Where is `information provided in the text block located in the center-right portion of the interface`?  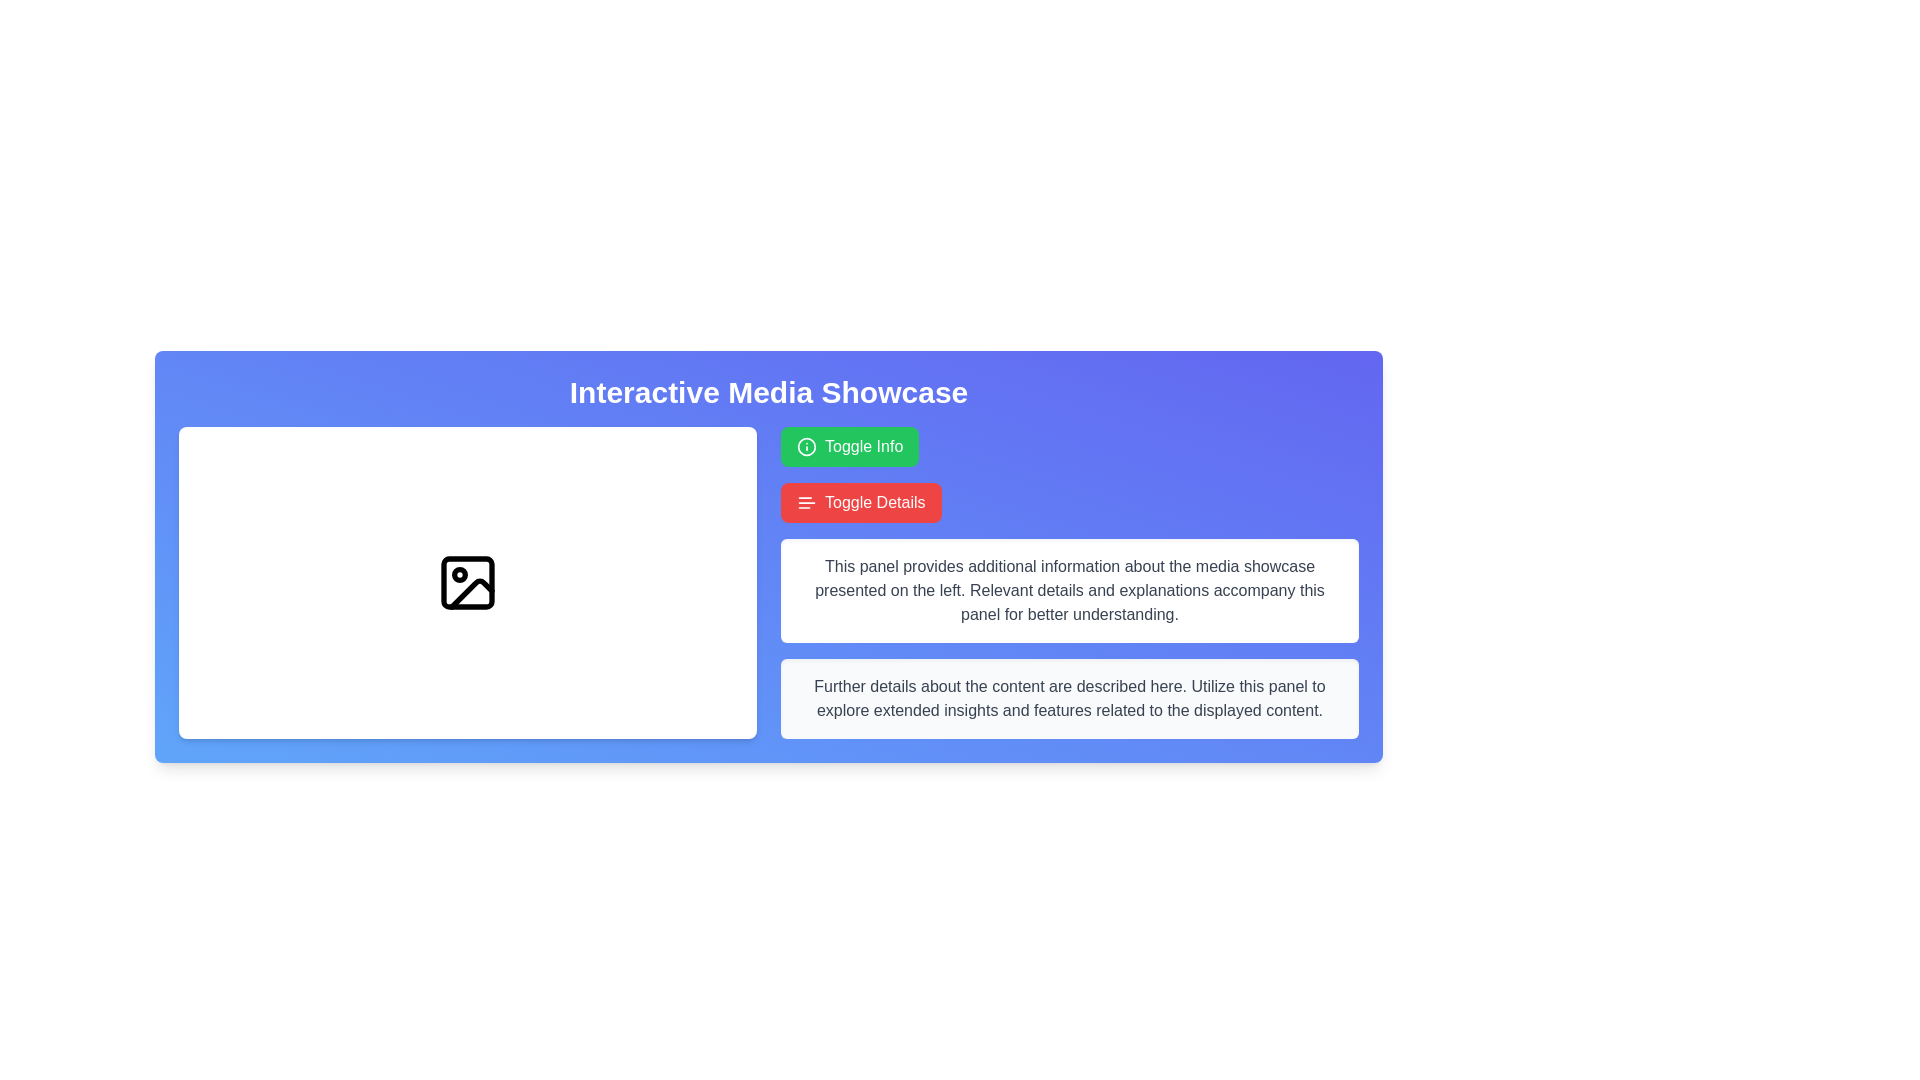 information provided in the text block located in the center-right portion of the interface is located at coordinates (1069, 589).